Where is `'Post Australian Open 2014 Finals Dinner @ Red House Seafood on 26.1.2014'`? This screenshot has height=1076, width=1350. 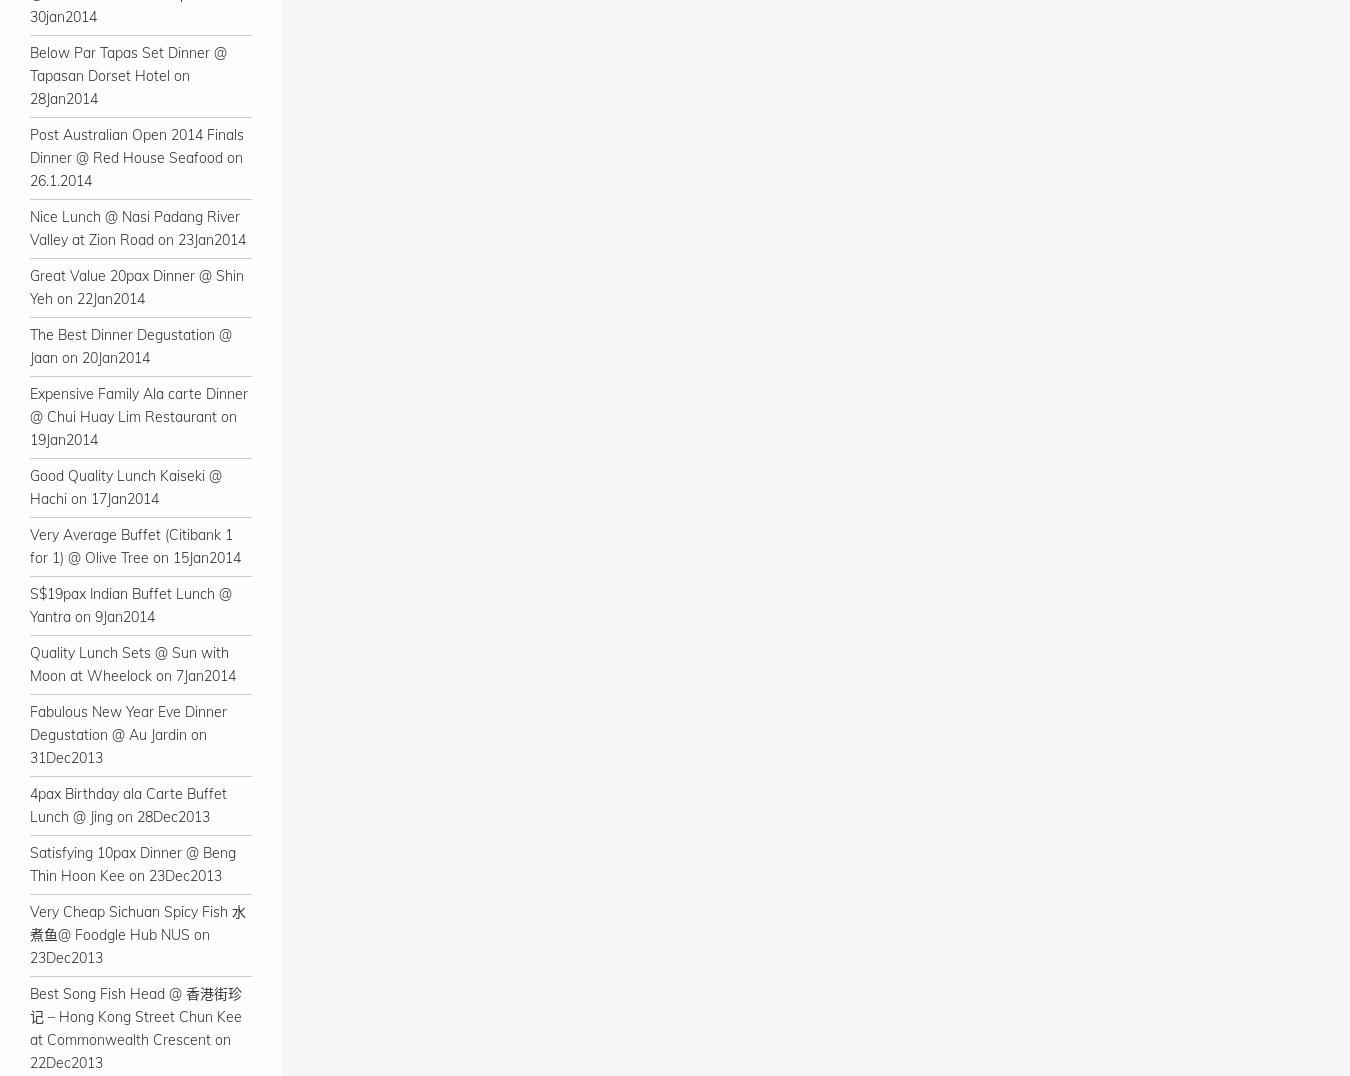 'Post Australian Open 2014 Finals Dinner @ Red House Seafood on 26.1.2014' is located at coordinates (137, 157).